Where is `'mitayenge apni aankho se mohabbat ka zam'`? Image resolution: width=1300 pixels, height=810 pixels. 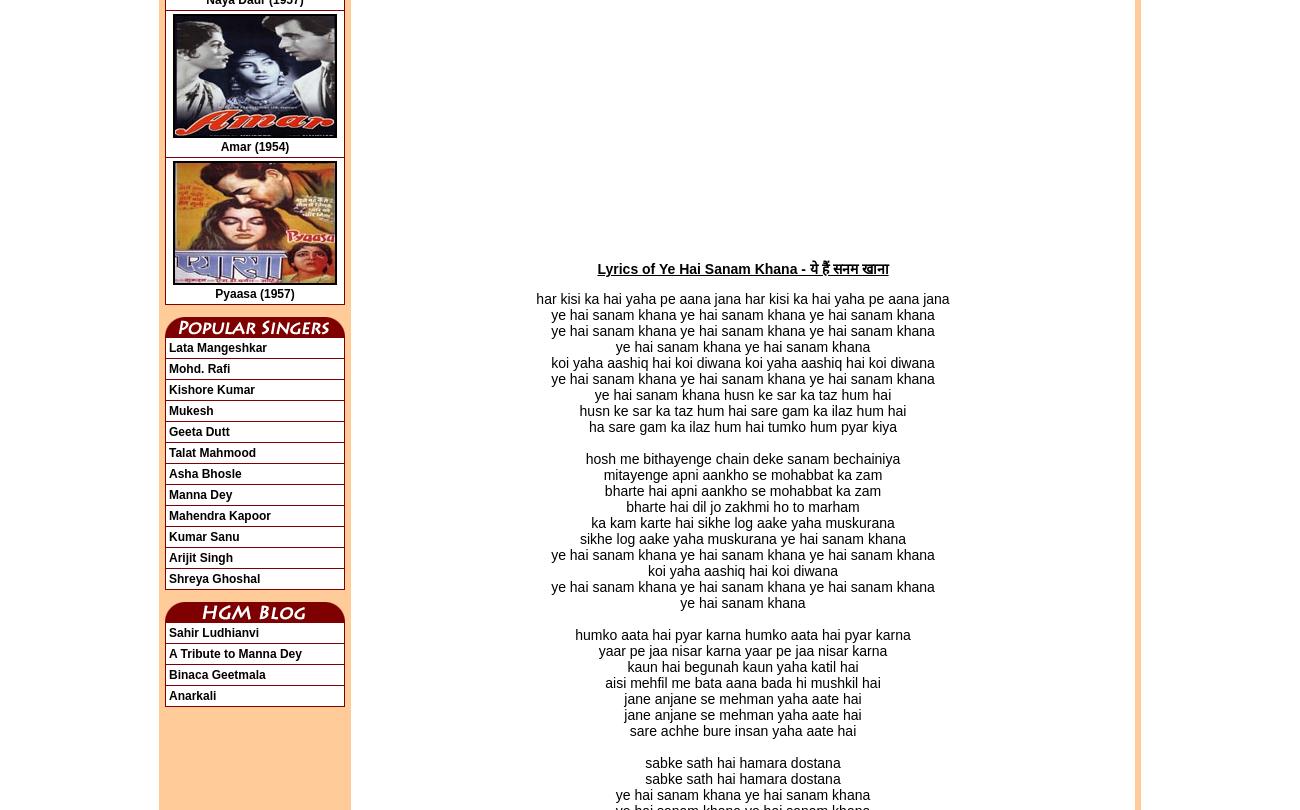
'mitayenge apni aankho se mohabbat ka zam' is located at coordinates (742, 474).